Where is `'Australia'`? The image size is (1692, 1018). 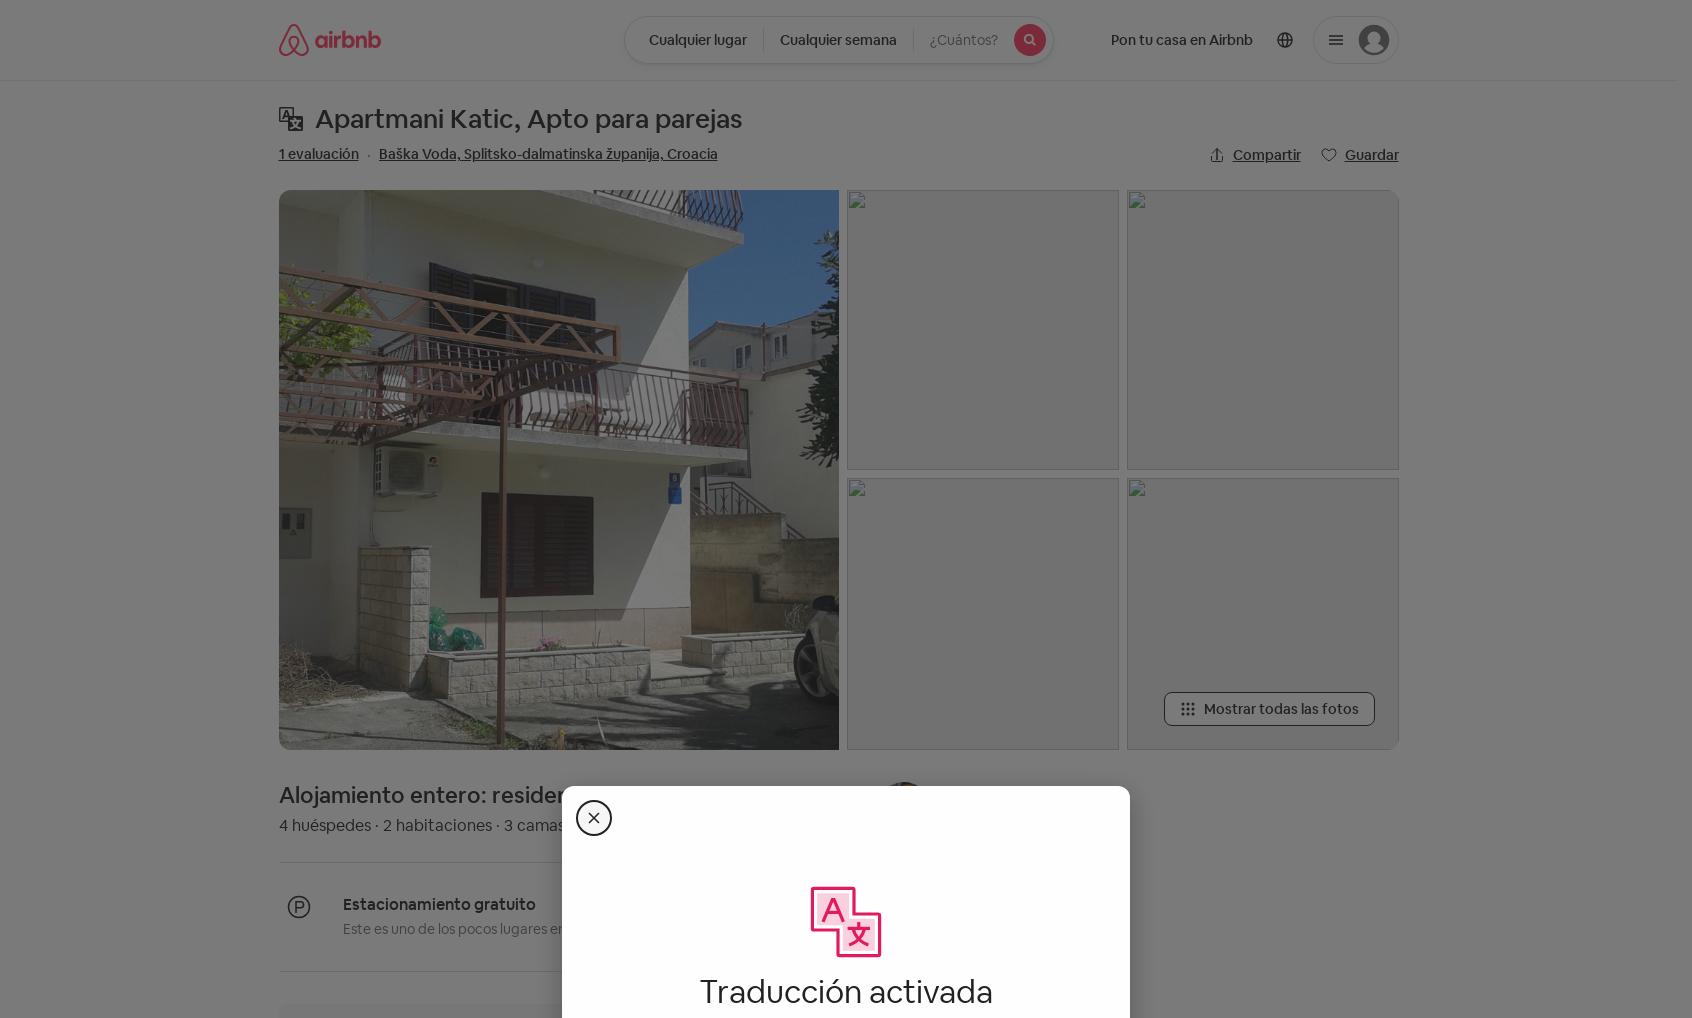
'Australia' is located at coordinates (805, 377).